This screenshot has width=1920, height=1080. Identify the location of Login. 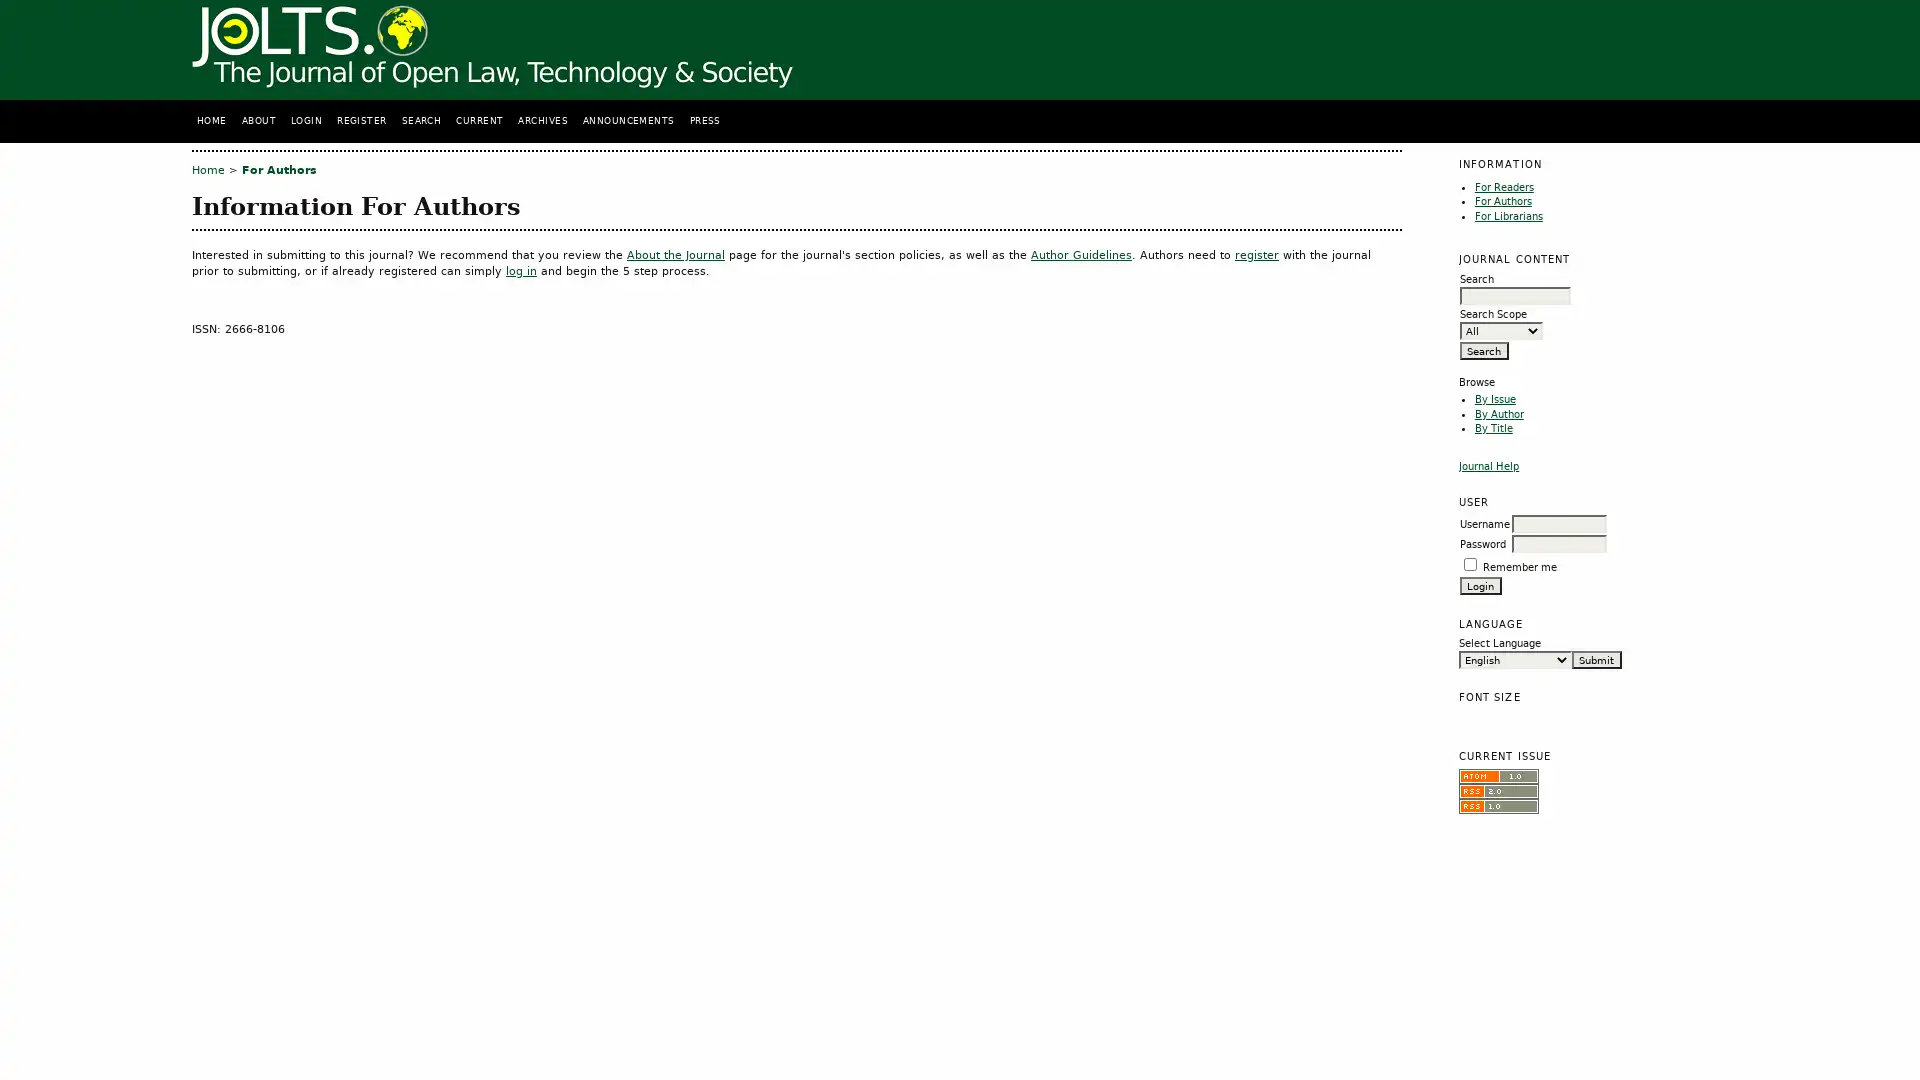
(1480, 585).